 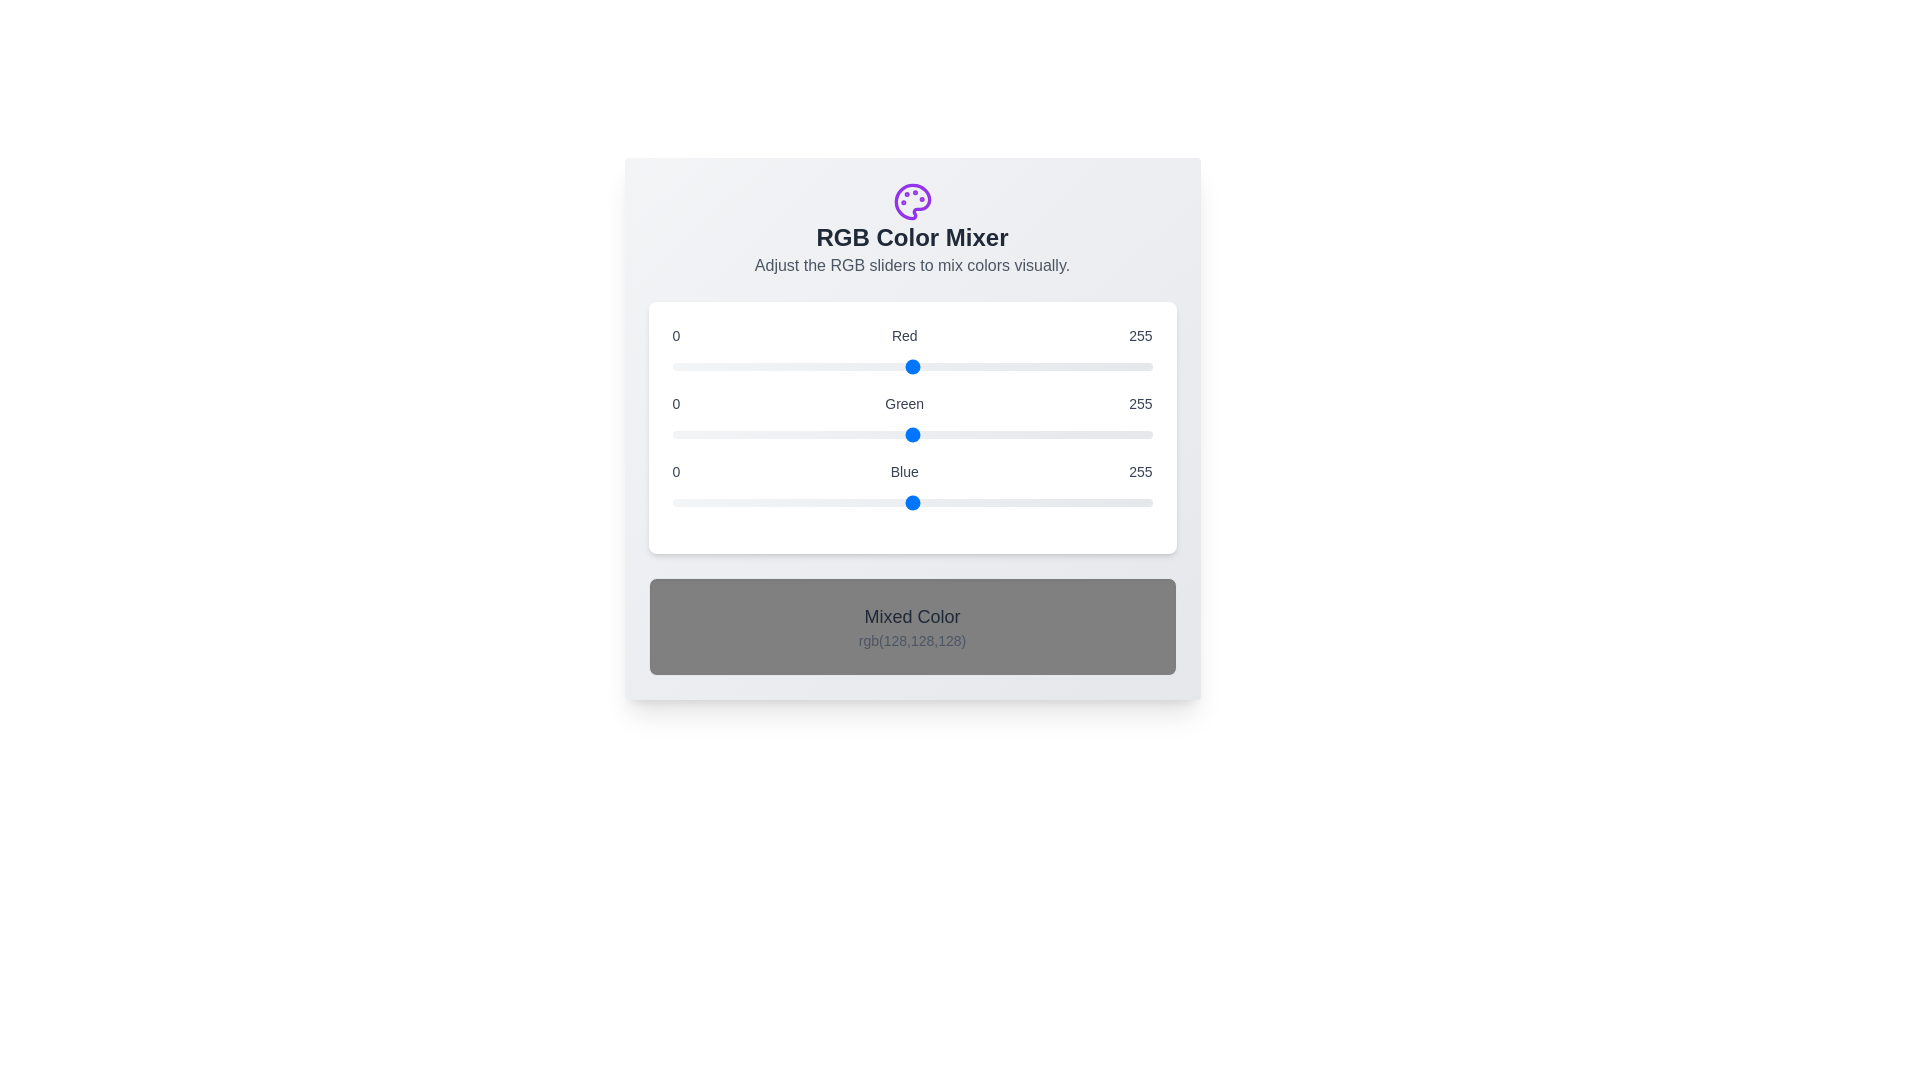 I want to click on the blue slider to a specific value 161 within the range 0 to 255, so click(x=975, y=501).